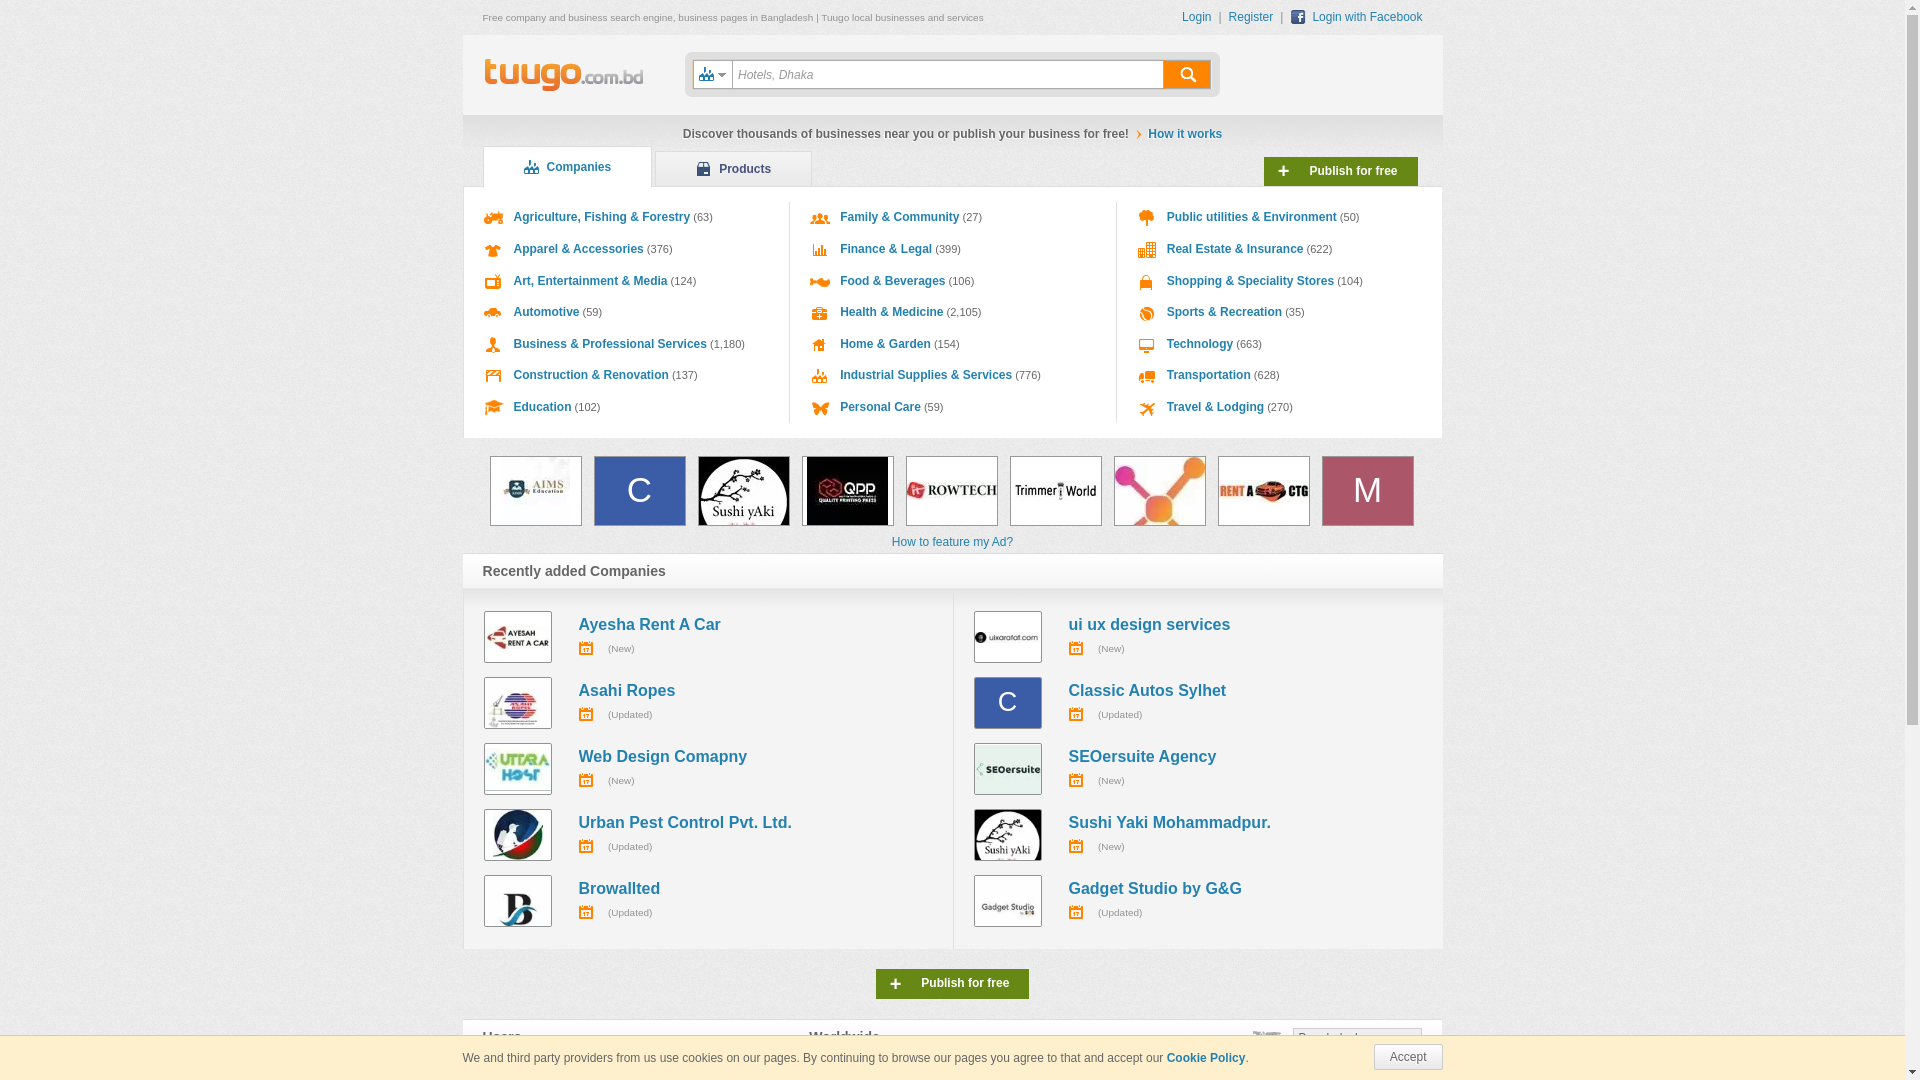  I want to click on ' Travel & Lodging (270)', so click(1280, 407).